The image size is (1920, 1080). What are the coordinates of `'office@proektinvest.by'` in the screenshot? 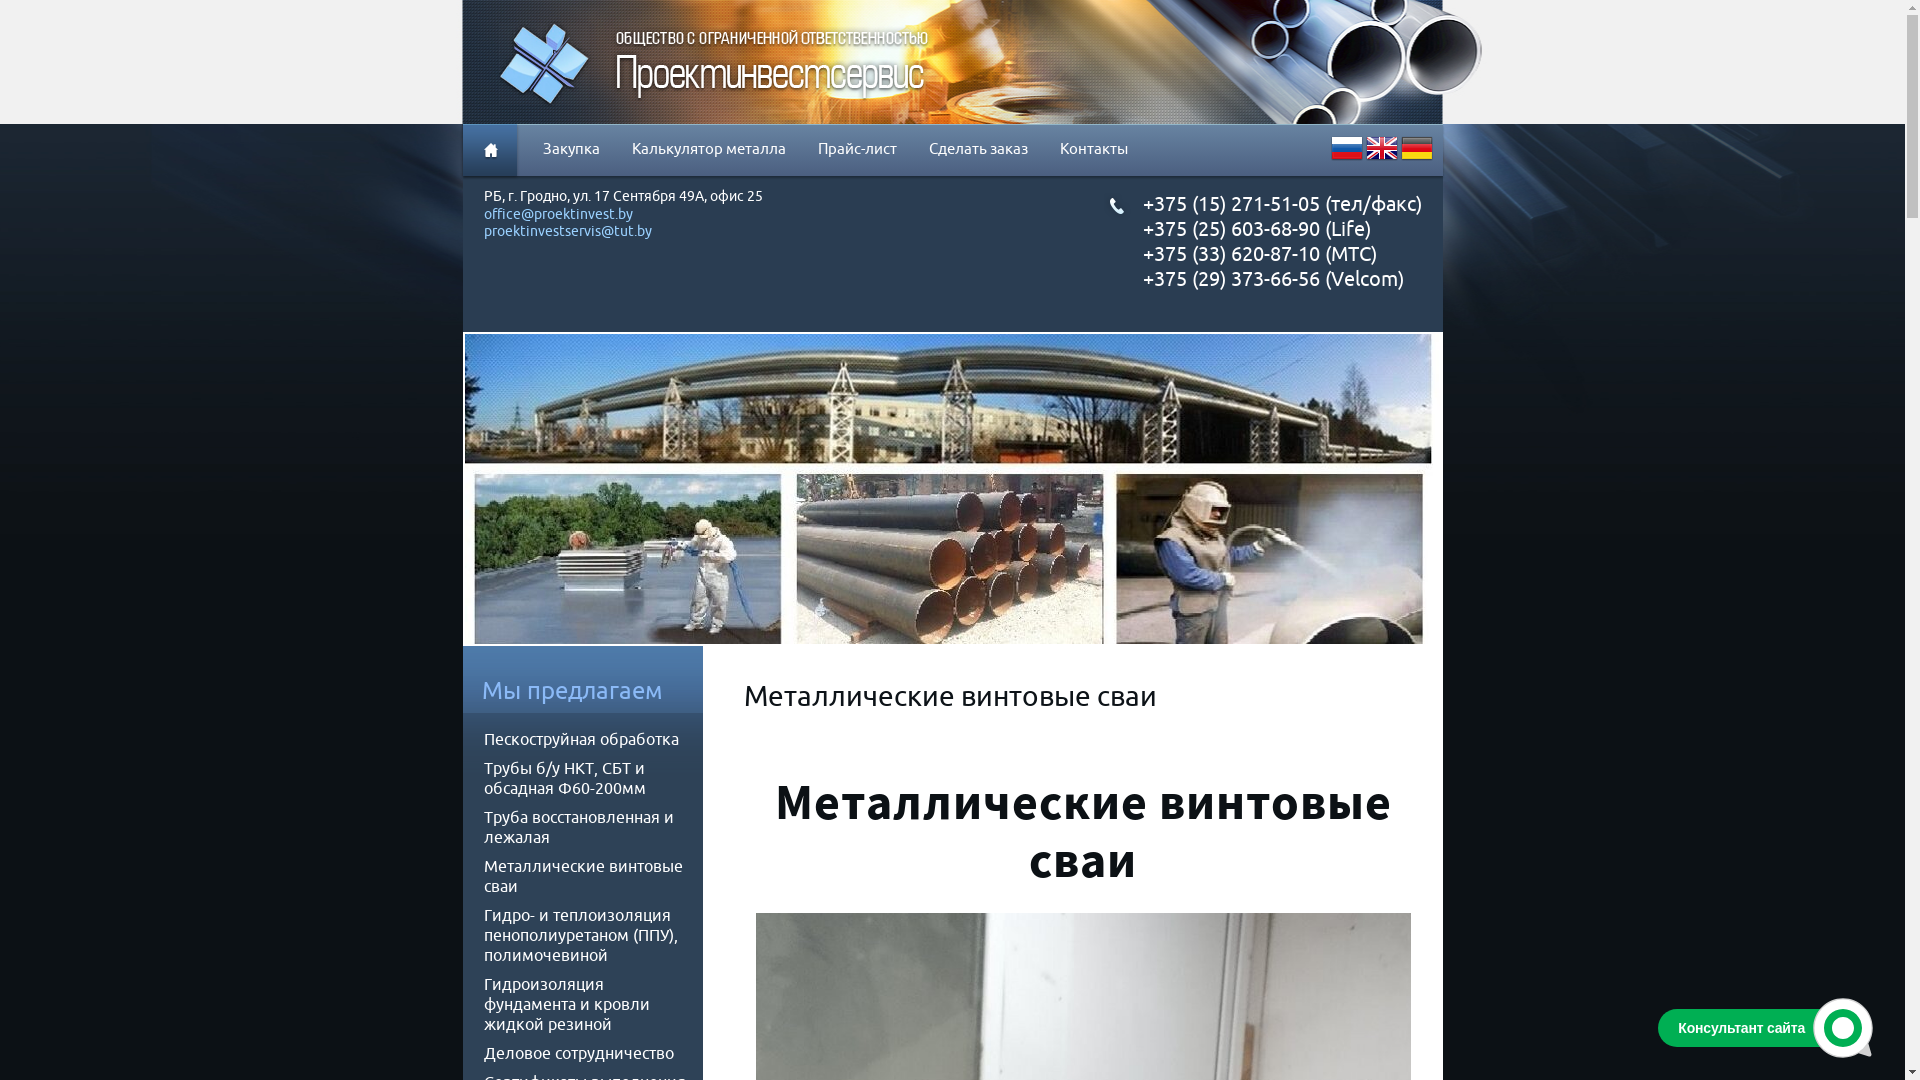 It's located at (558, 215).